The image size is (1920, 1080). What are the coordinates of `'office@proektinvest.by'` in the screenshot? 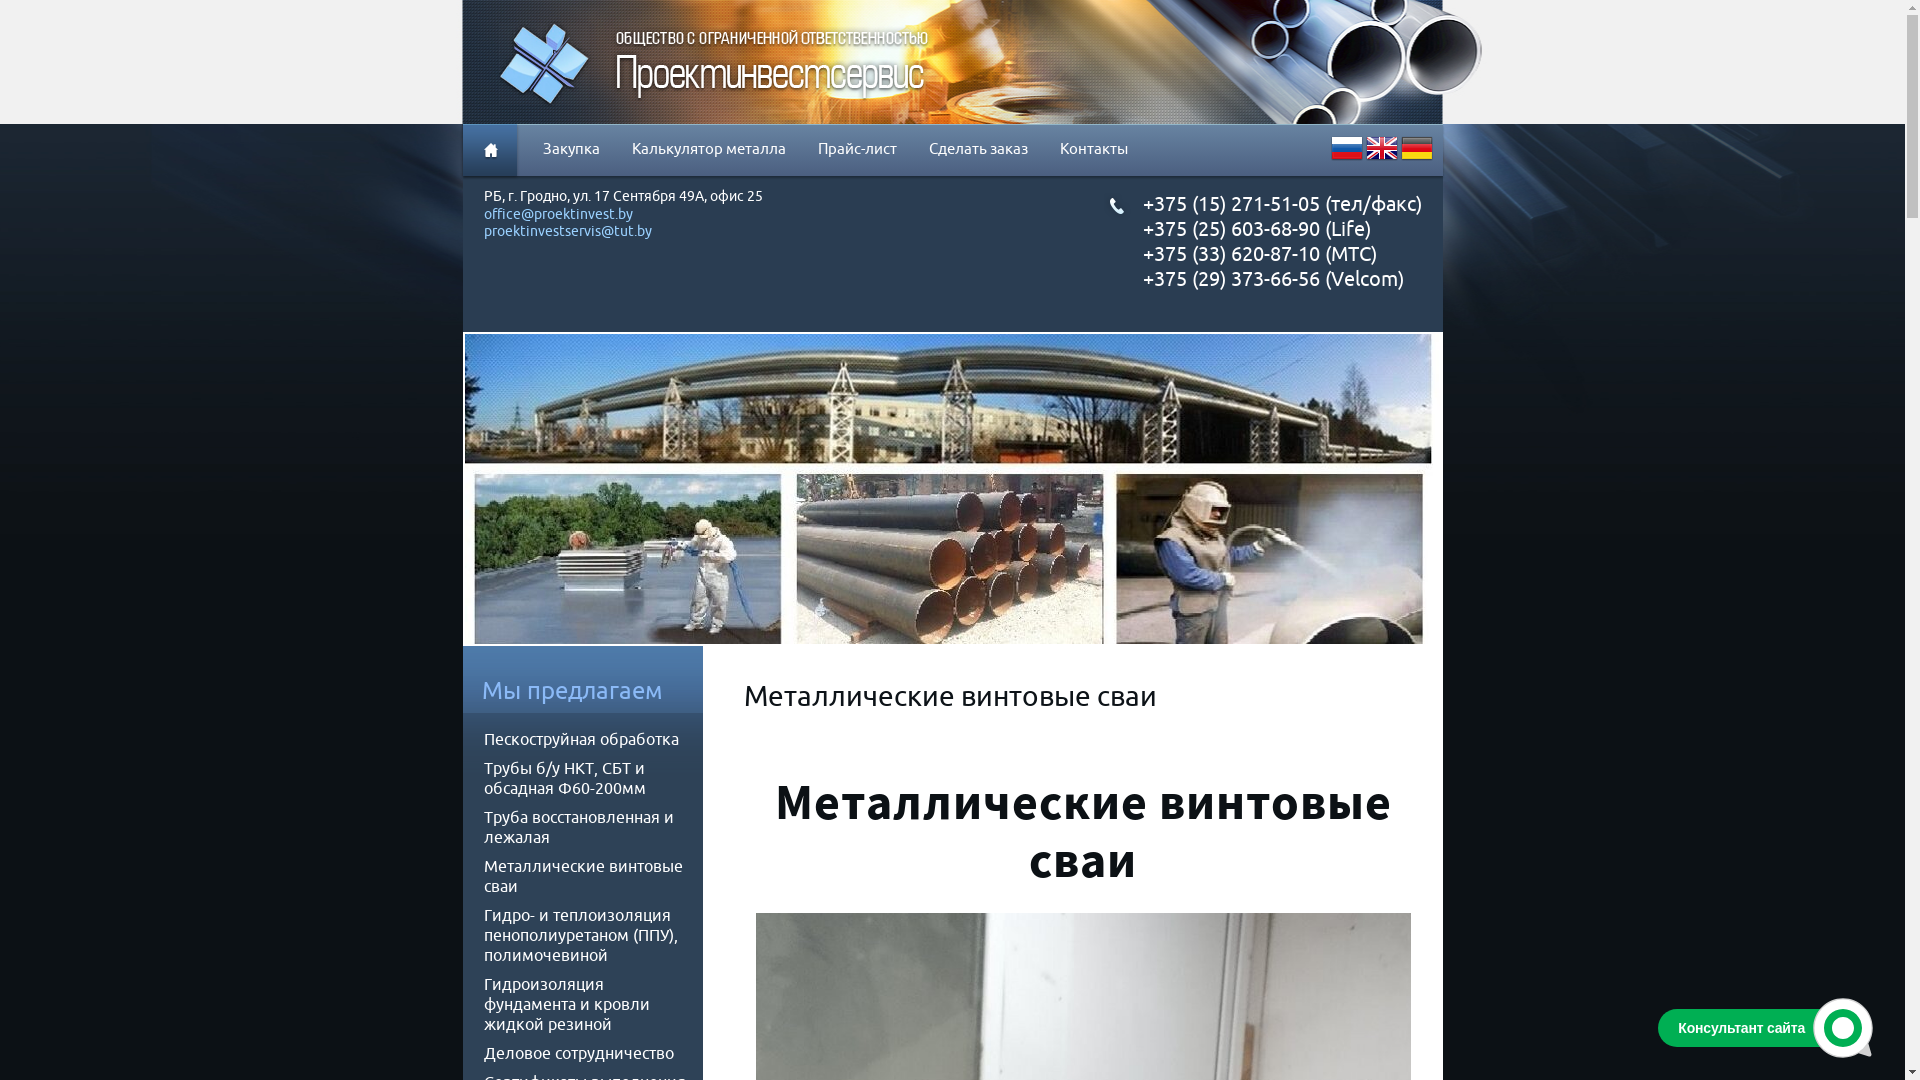 It's located at (558, 215).